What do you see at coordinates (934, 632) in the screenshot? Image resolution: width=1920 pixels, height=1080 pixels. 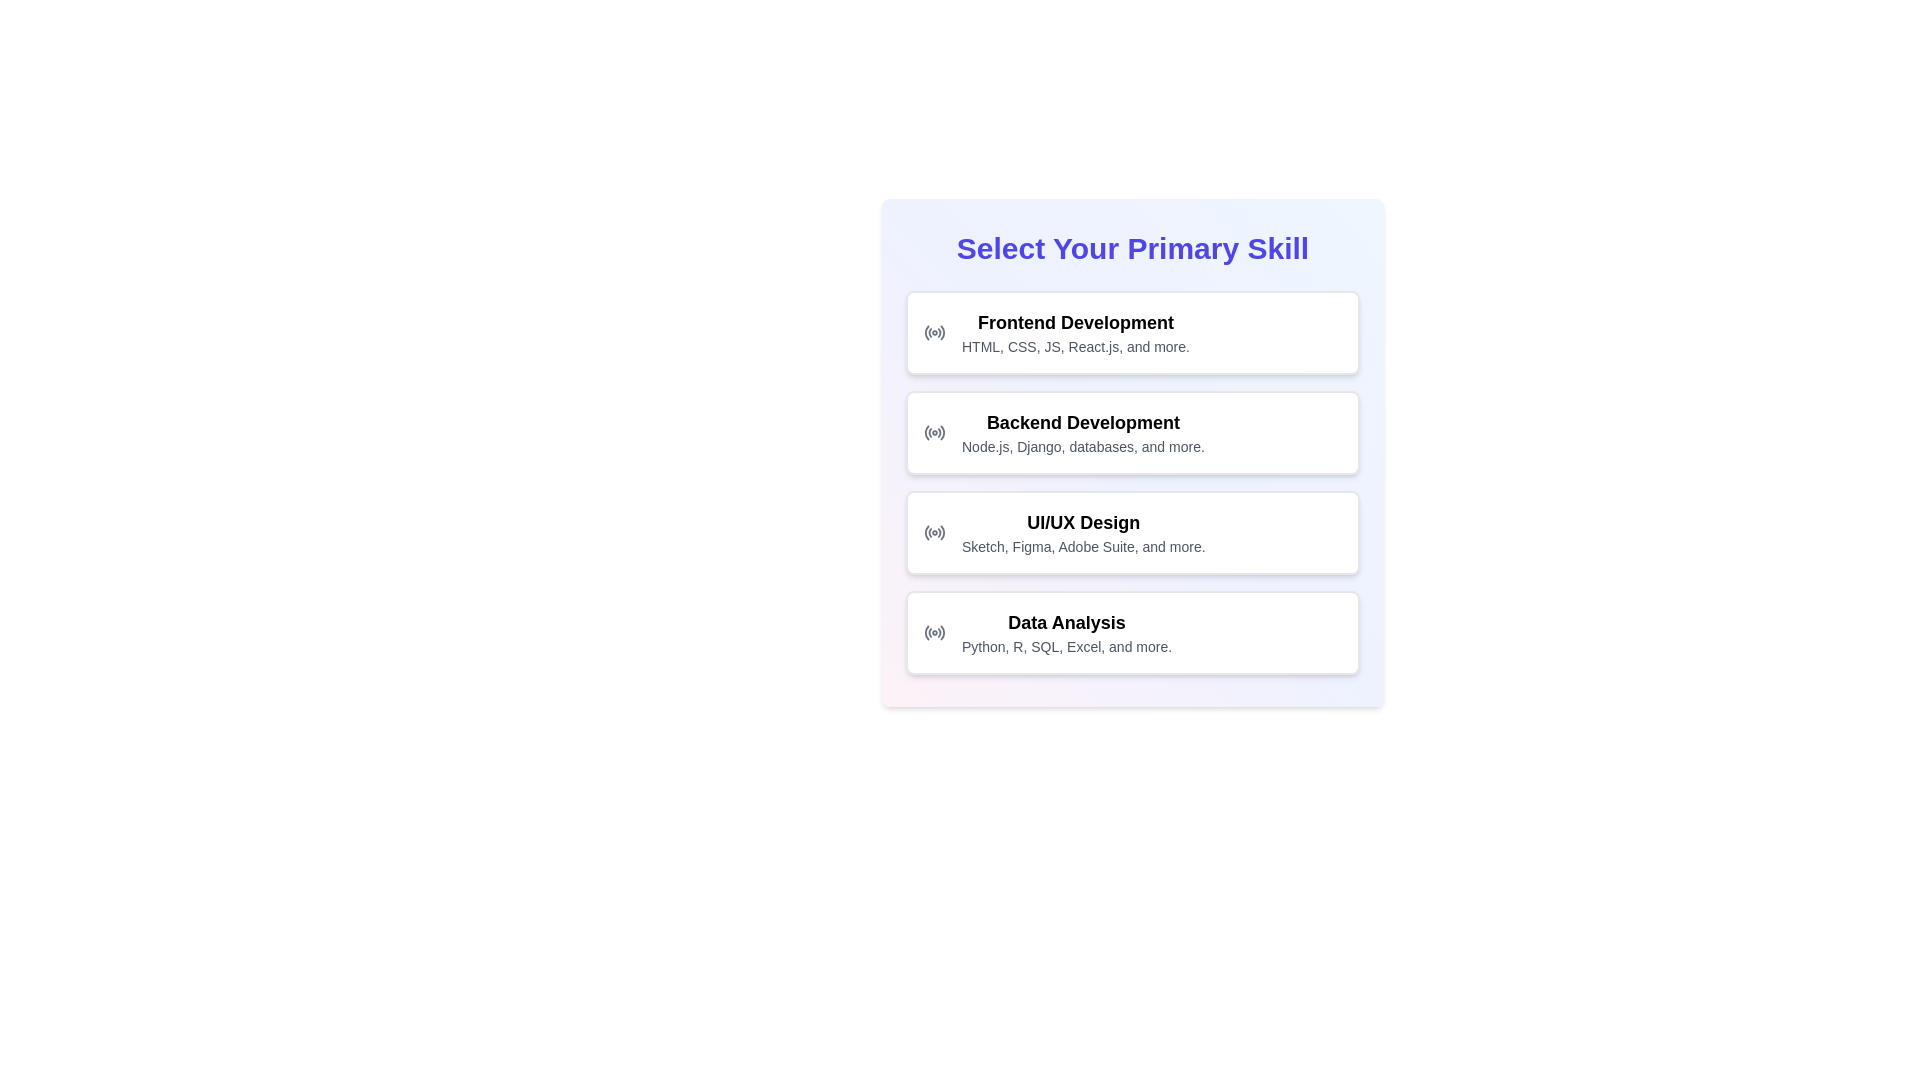 I see `the radio signal icon, which consists of concentric circular waves and a central dot, located in the top-left corner of the 'Data Analysis' section under 'Select Your Primary Skill'` at bounding box center [934, 632].